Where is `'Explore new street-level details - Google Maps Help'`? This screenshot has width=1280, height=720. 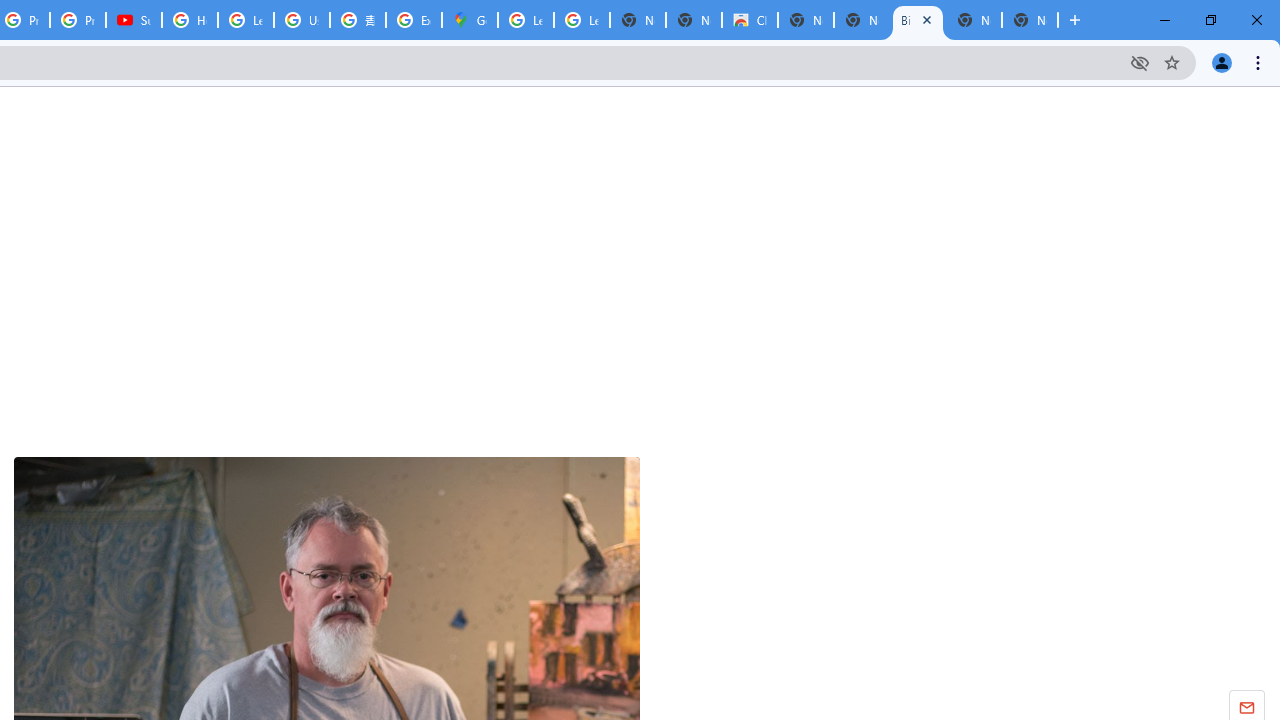 'Explore new street-level details - Google Maps Help' is located at coordinates (413, 20).